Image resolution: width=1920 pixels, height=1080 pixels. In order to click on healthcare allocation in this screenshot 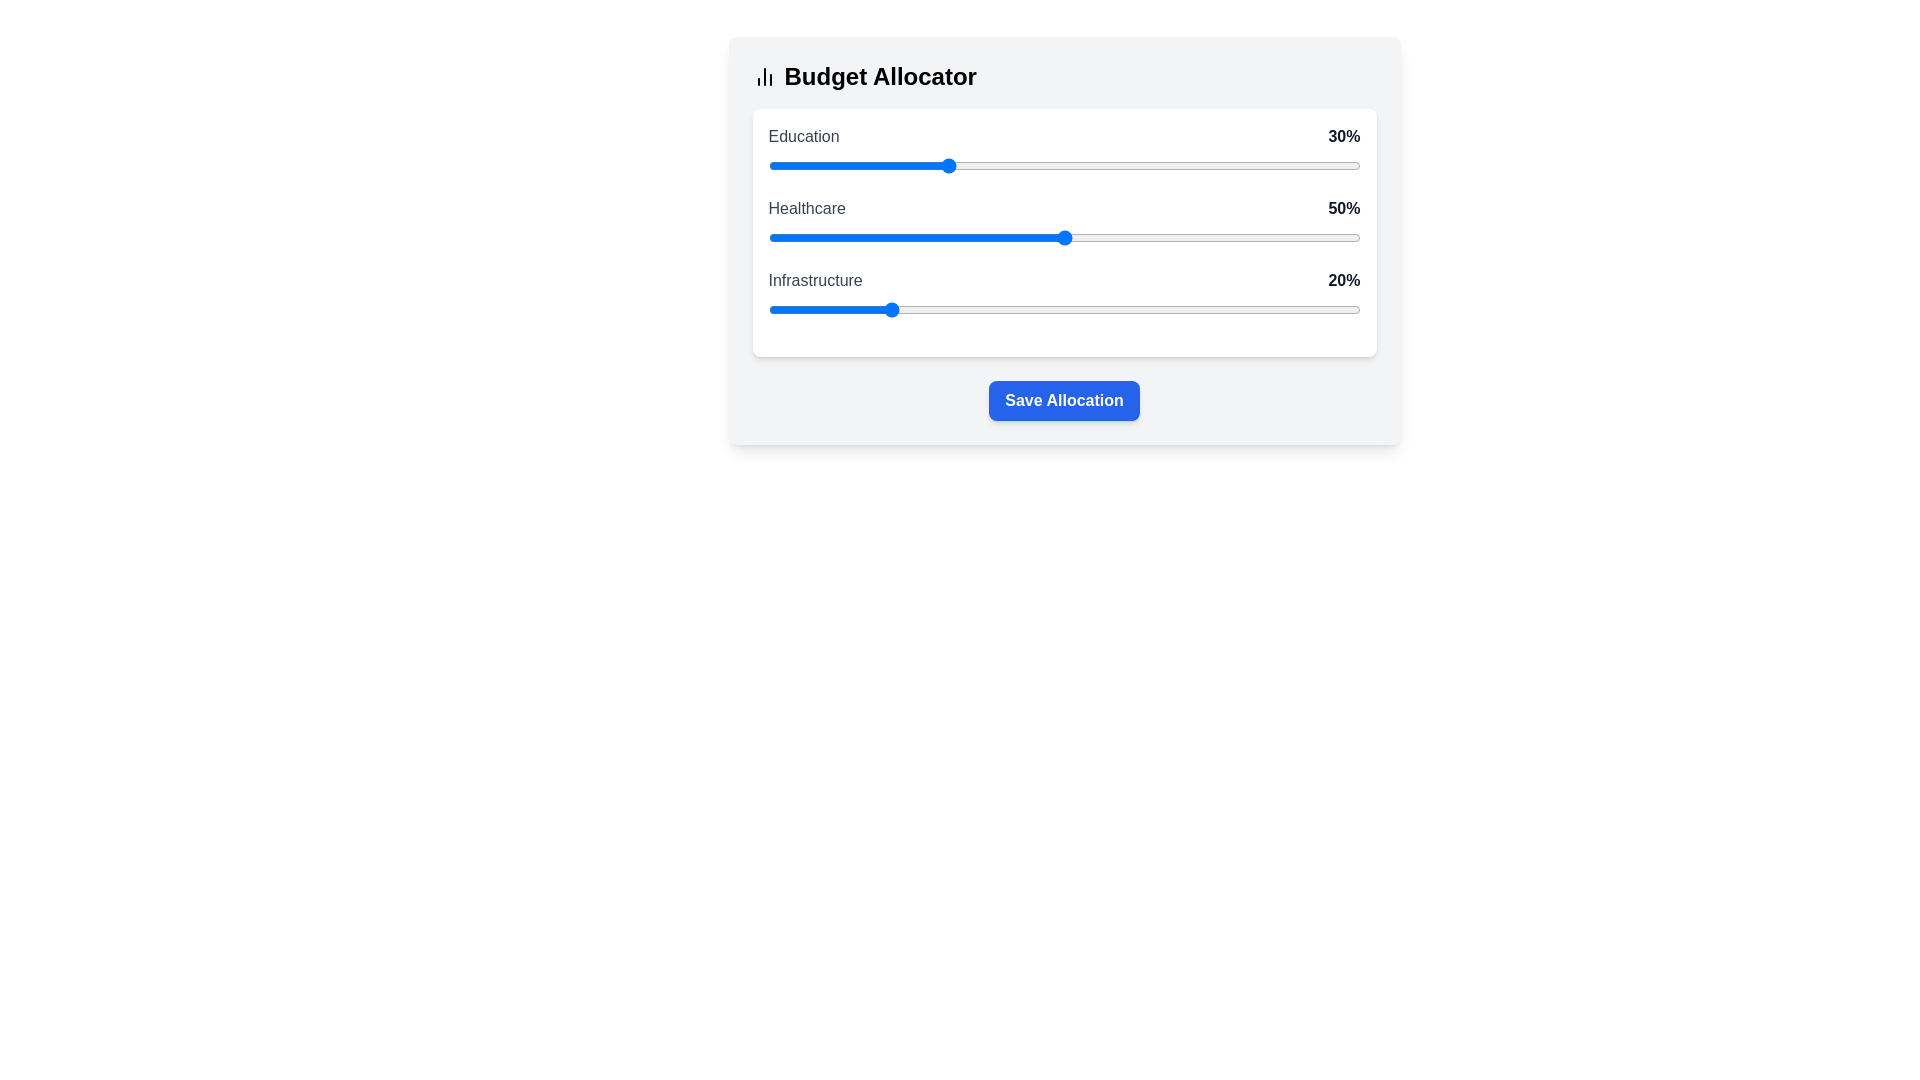, I will do `click(1159, 237)`.